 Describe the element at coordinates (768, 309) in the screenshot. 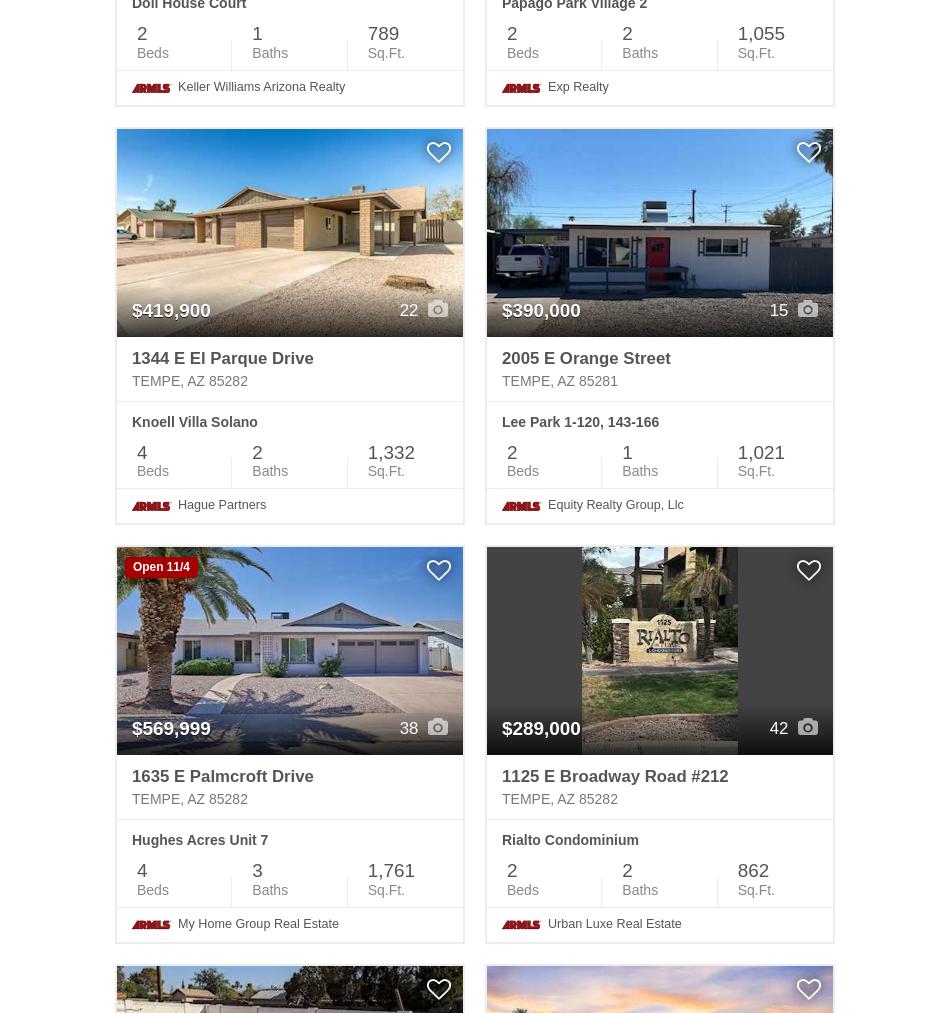

I see `'15'` at that location.